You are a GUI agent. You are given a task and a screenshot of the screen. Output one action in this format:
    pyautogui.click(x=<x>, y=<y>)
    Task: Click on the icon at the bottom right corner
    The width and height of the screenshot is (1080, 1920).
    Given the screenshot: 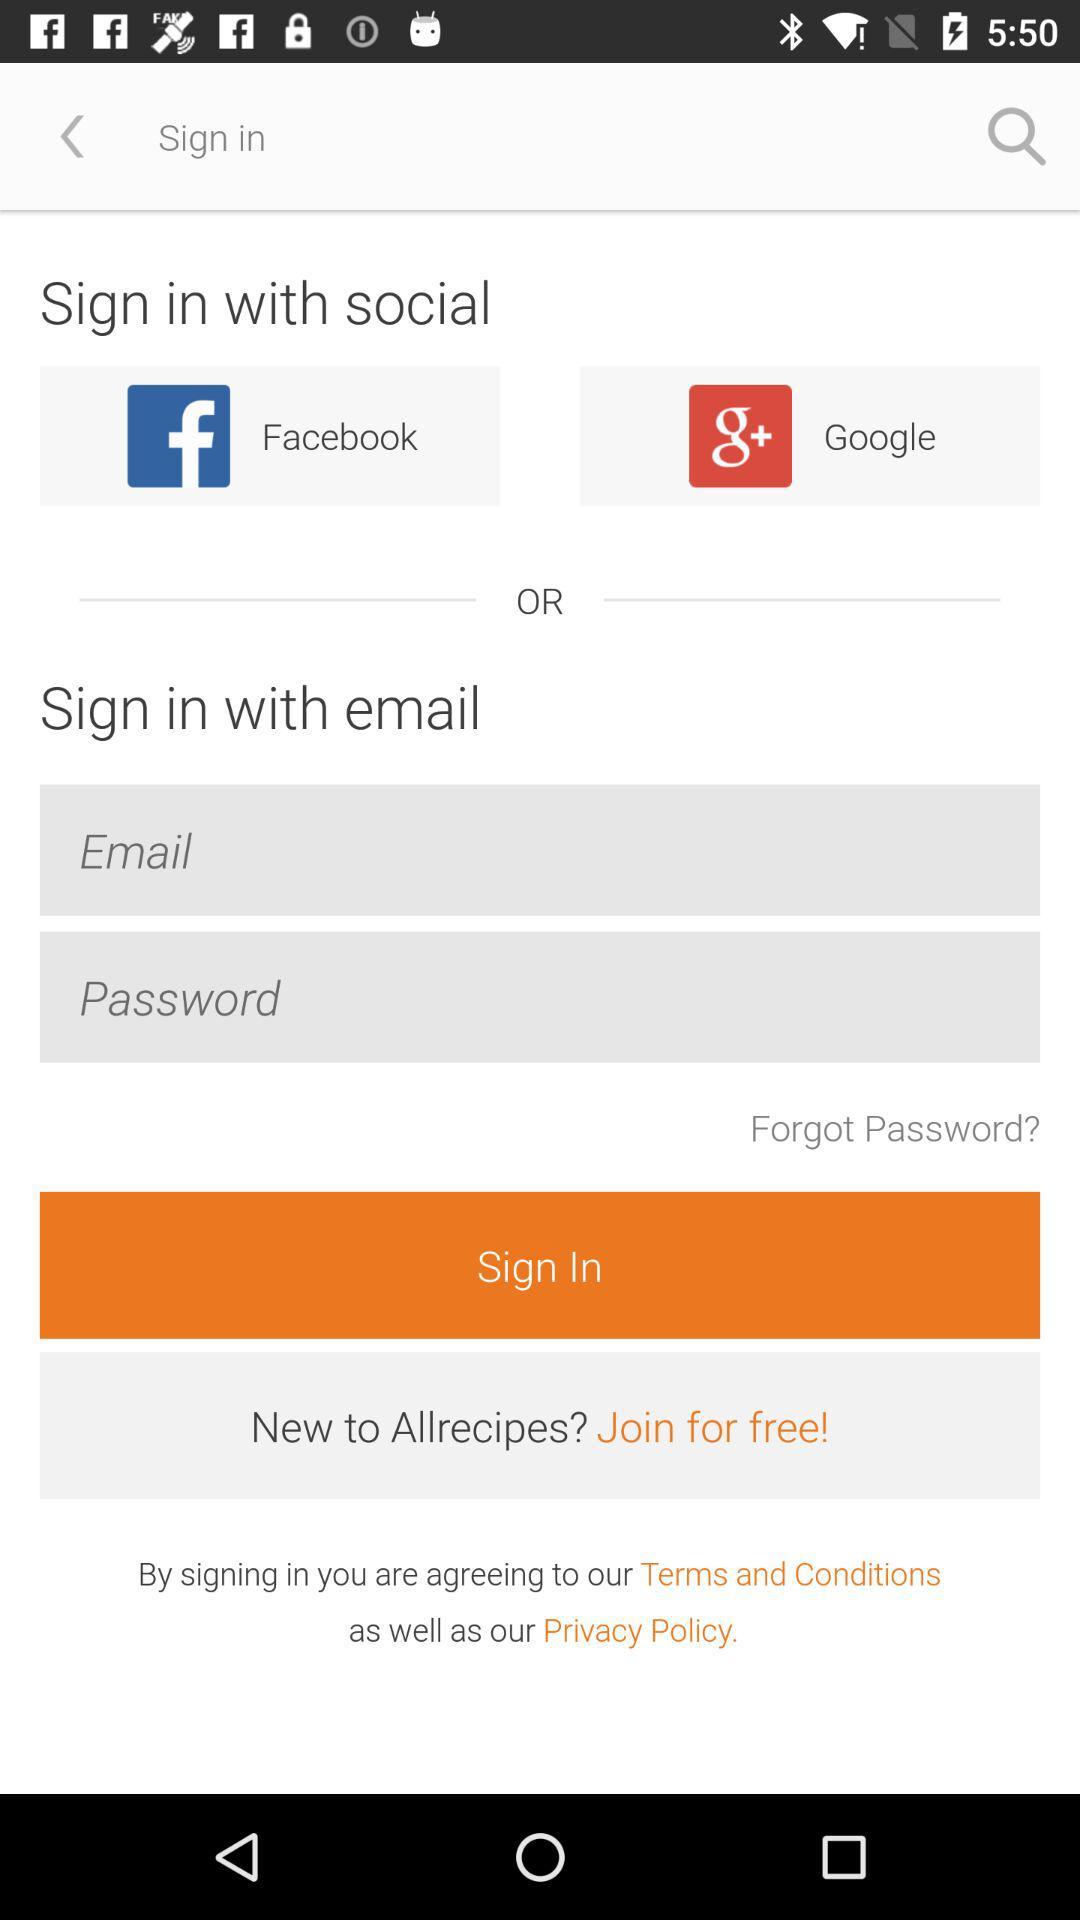 What is the action you would take?
    pyautogui.click(x=789, y=1572)
    